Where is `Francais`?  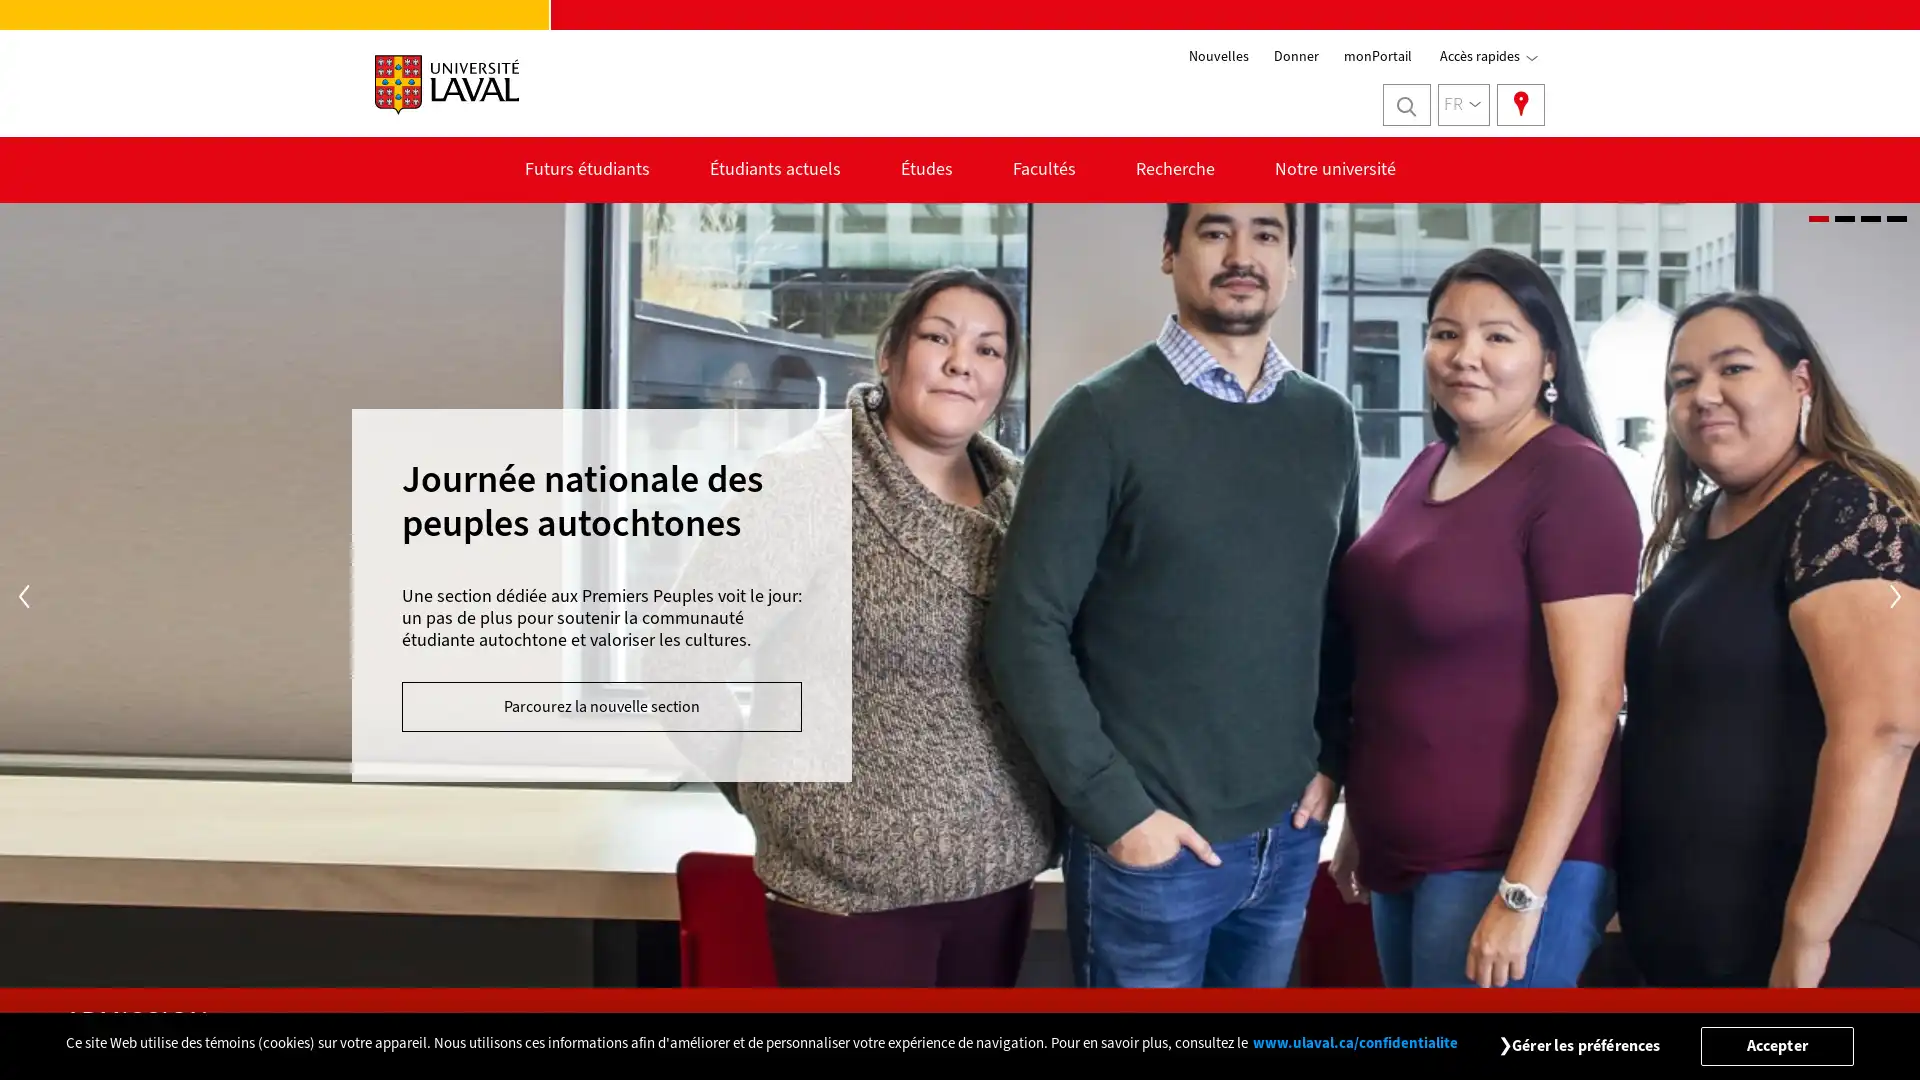 Francais is located at coordinates (1464, 104).